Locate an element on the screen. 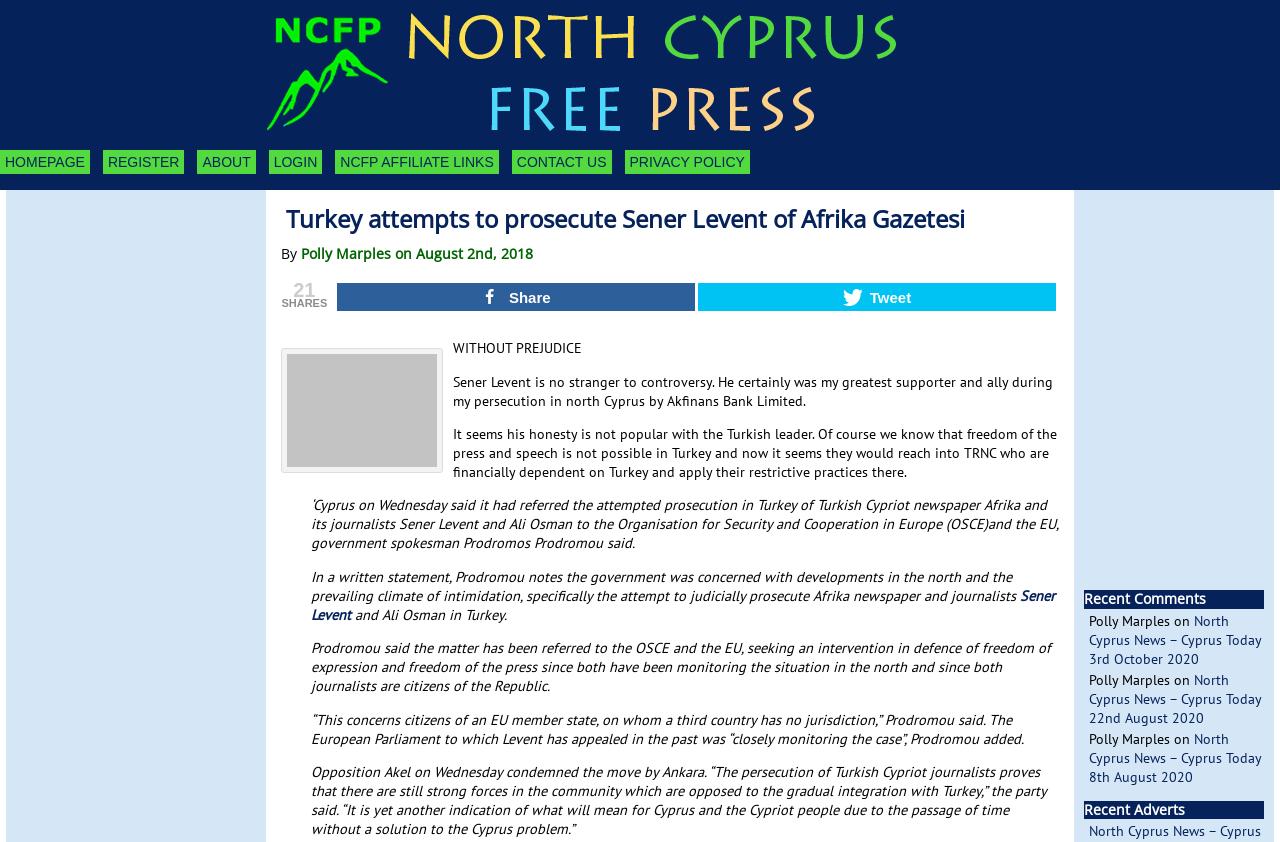 The height and width of the screenshot is (842, 1280). 'Polly Marples on August 2nd, 2018' is located at coordinates (416, 252).